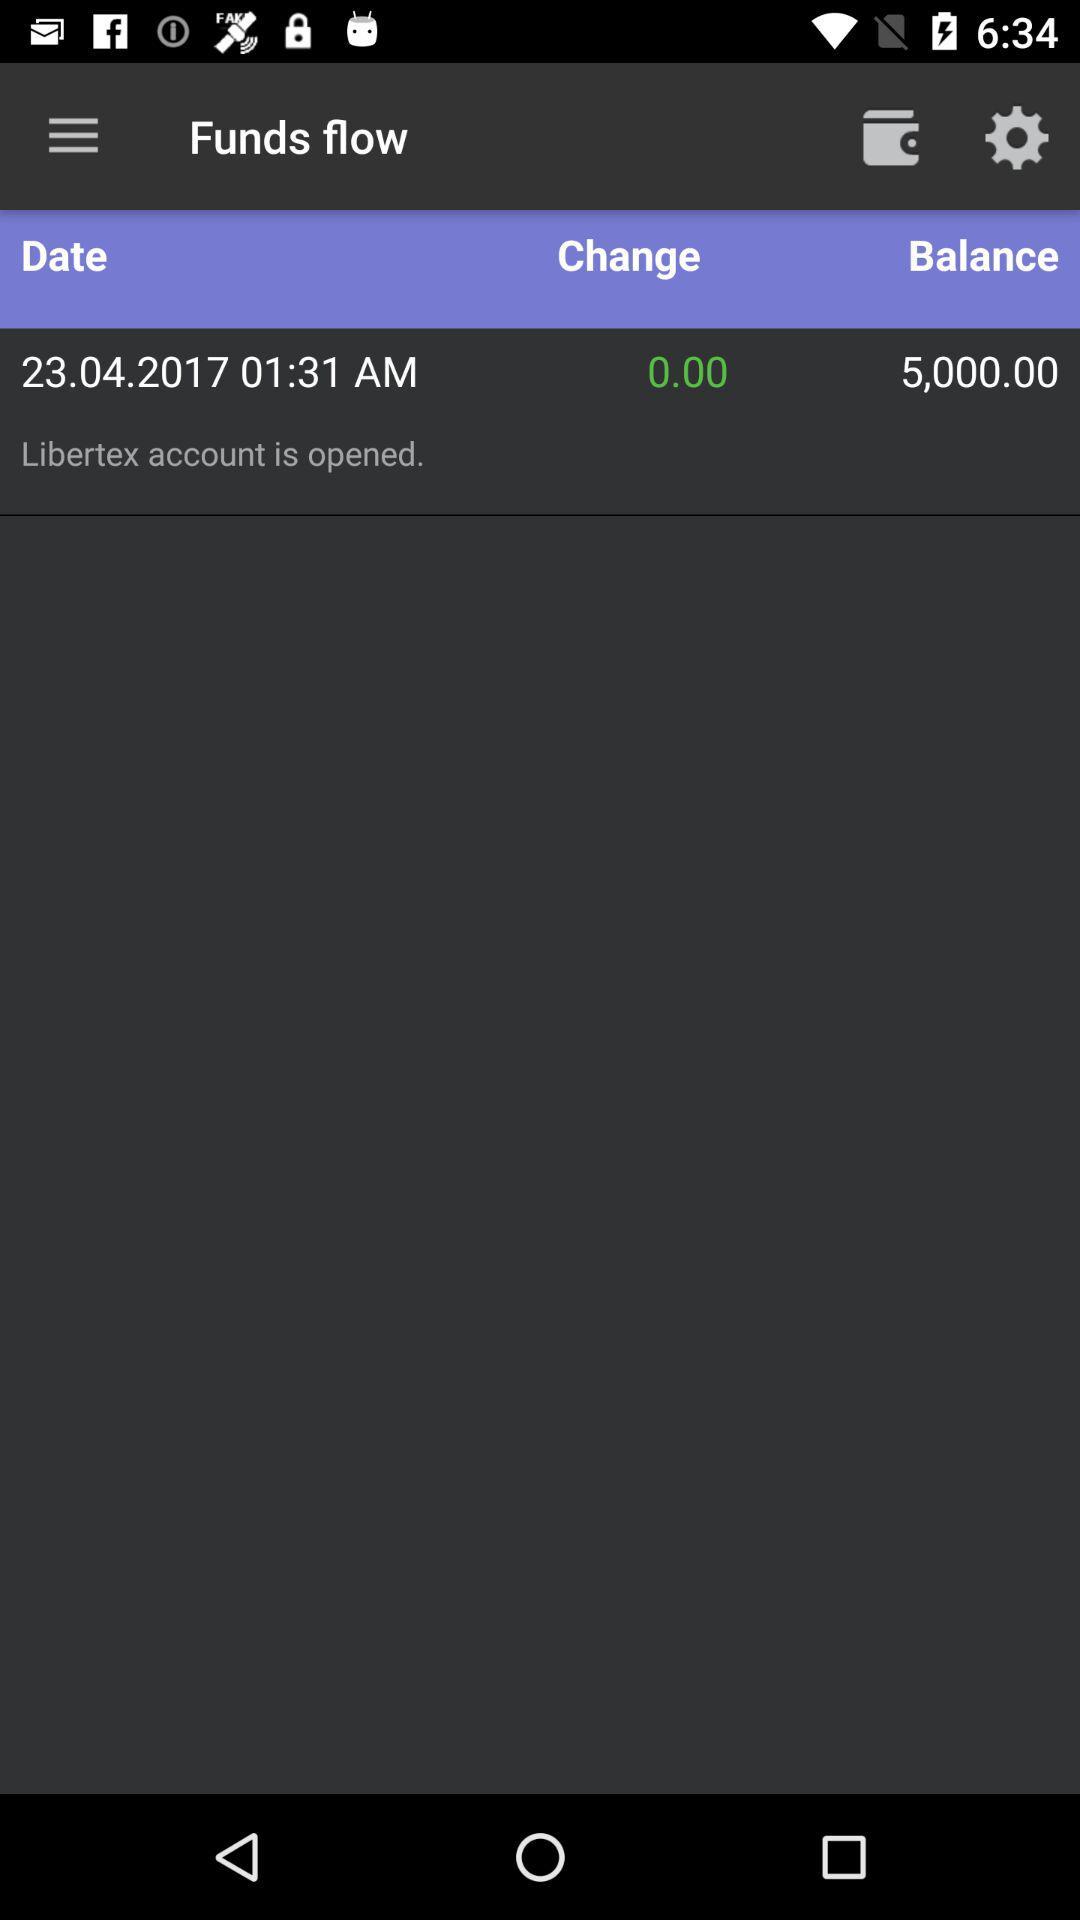 The height and width of the screenshot is (1920, 1080). I want to click on the icon to the left of the funds flow app, so click(72, 135).